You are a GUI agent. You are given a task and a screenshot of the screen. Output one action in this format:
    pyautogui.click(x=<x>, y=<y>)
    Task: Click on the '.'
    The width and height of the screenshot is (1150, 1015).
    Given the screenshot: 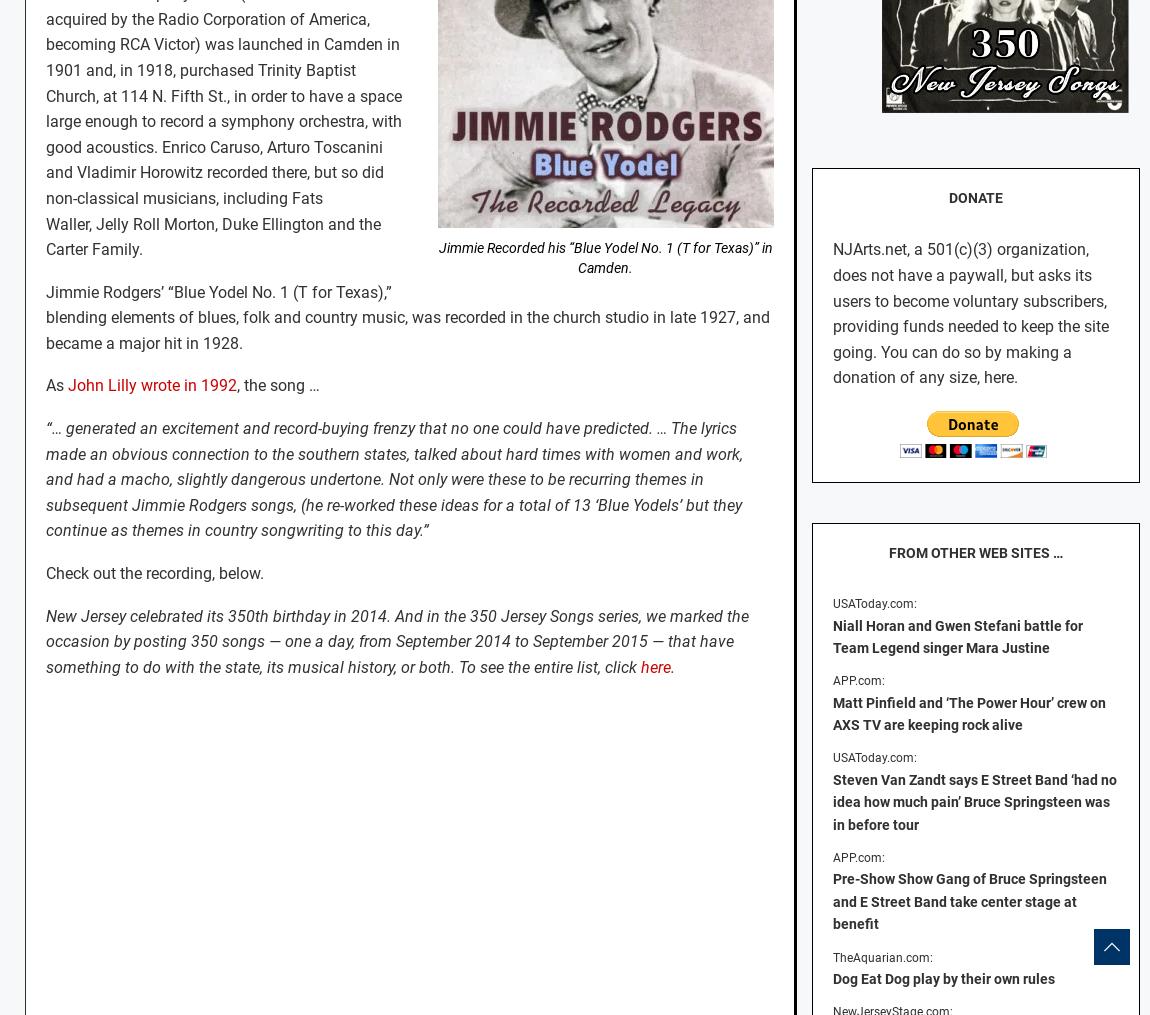 What is the action you would take?
    pyautogui.click(x=670, y=666)
    